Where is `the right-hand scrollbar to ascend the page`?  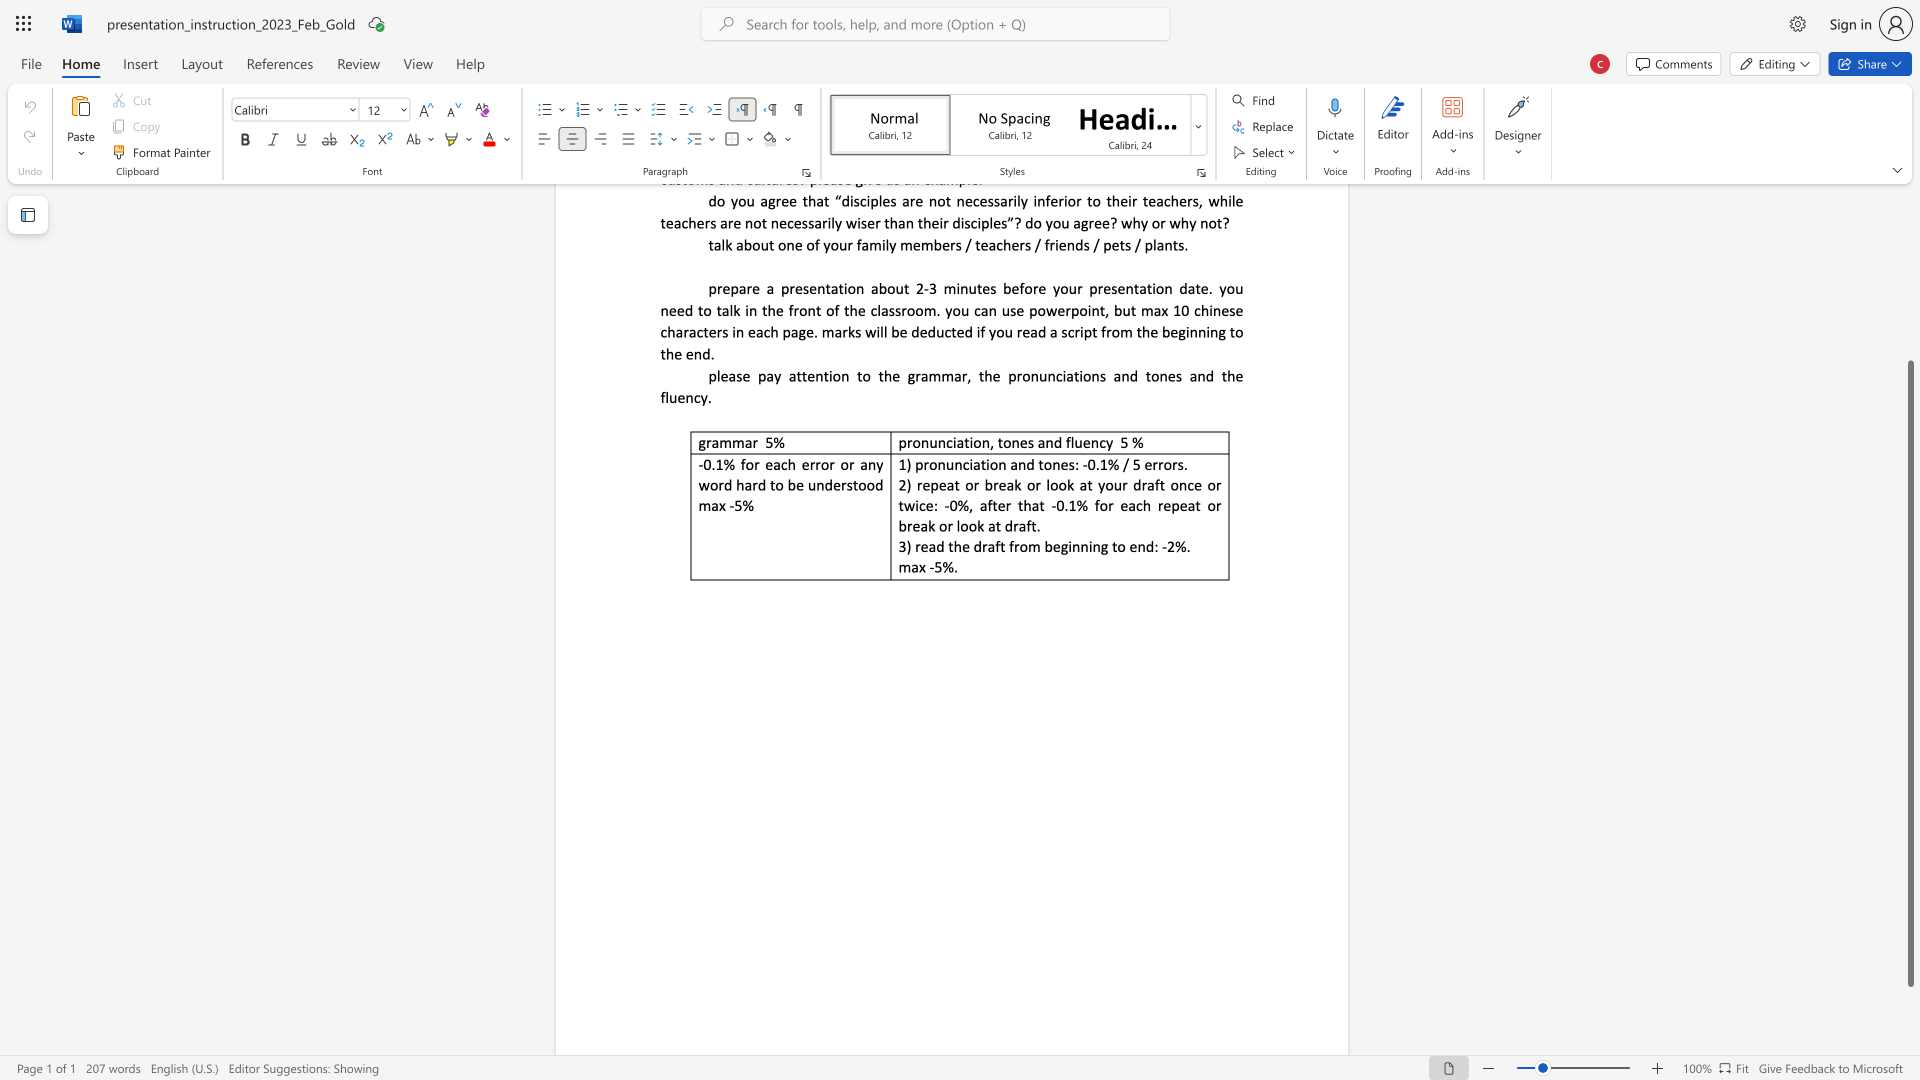
the right-hand scrollbar to ascend the page is located at coordinates (1909, 258).